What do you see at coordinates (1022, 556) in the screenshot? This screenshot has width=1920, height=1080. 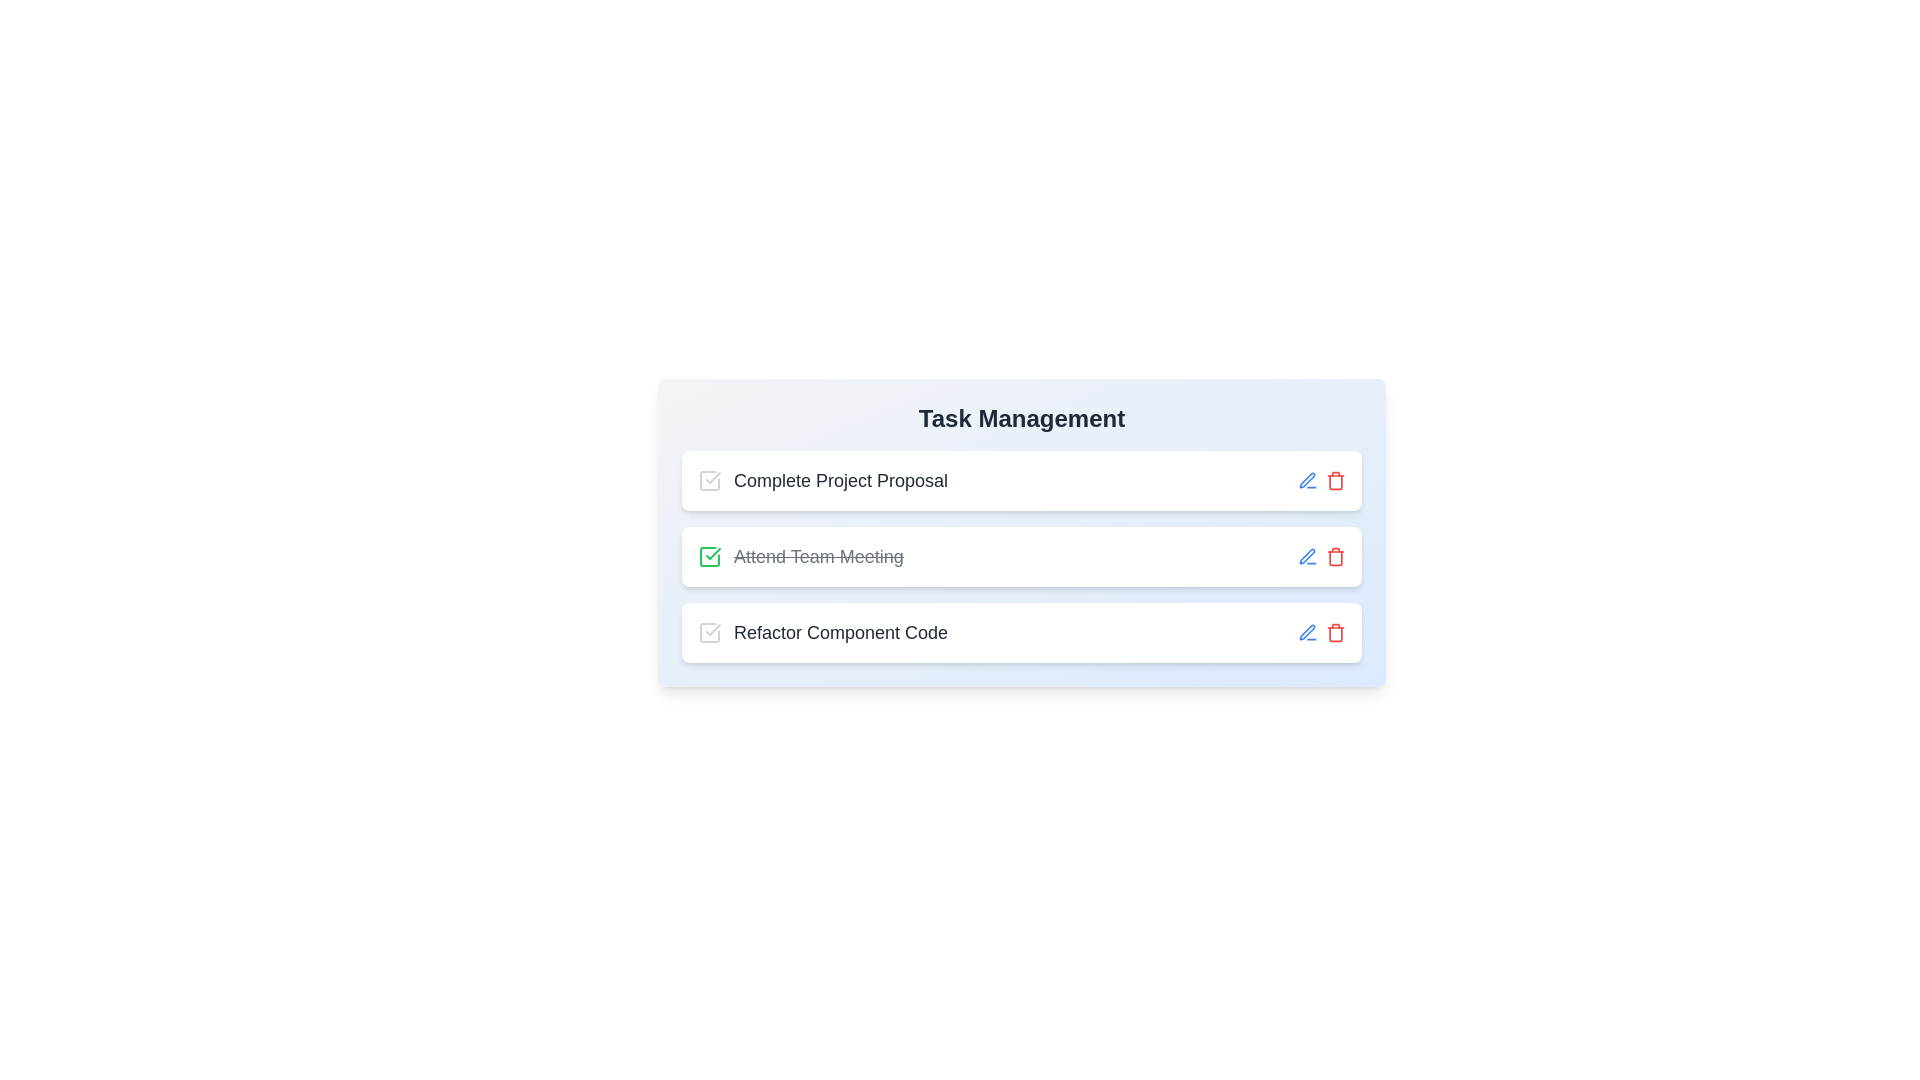 I see `the green checkbox to the left of the completed task 'Attend Team Meeting' in the Task Management panel` at bounding box center [1022, 556].